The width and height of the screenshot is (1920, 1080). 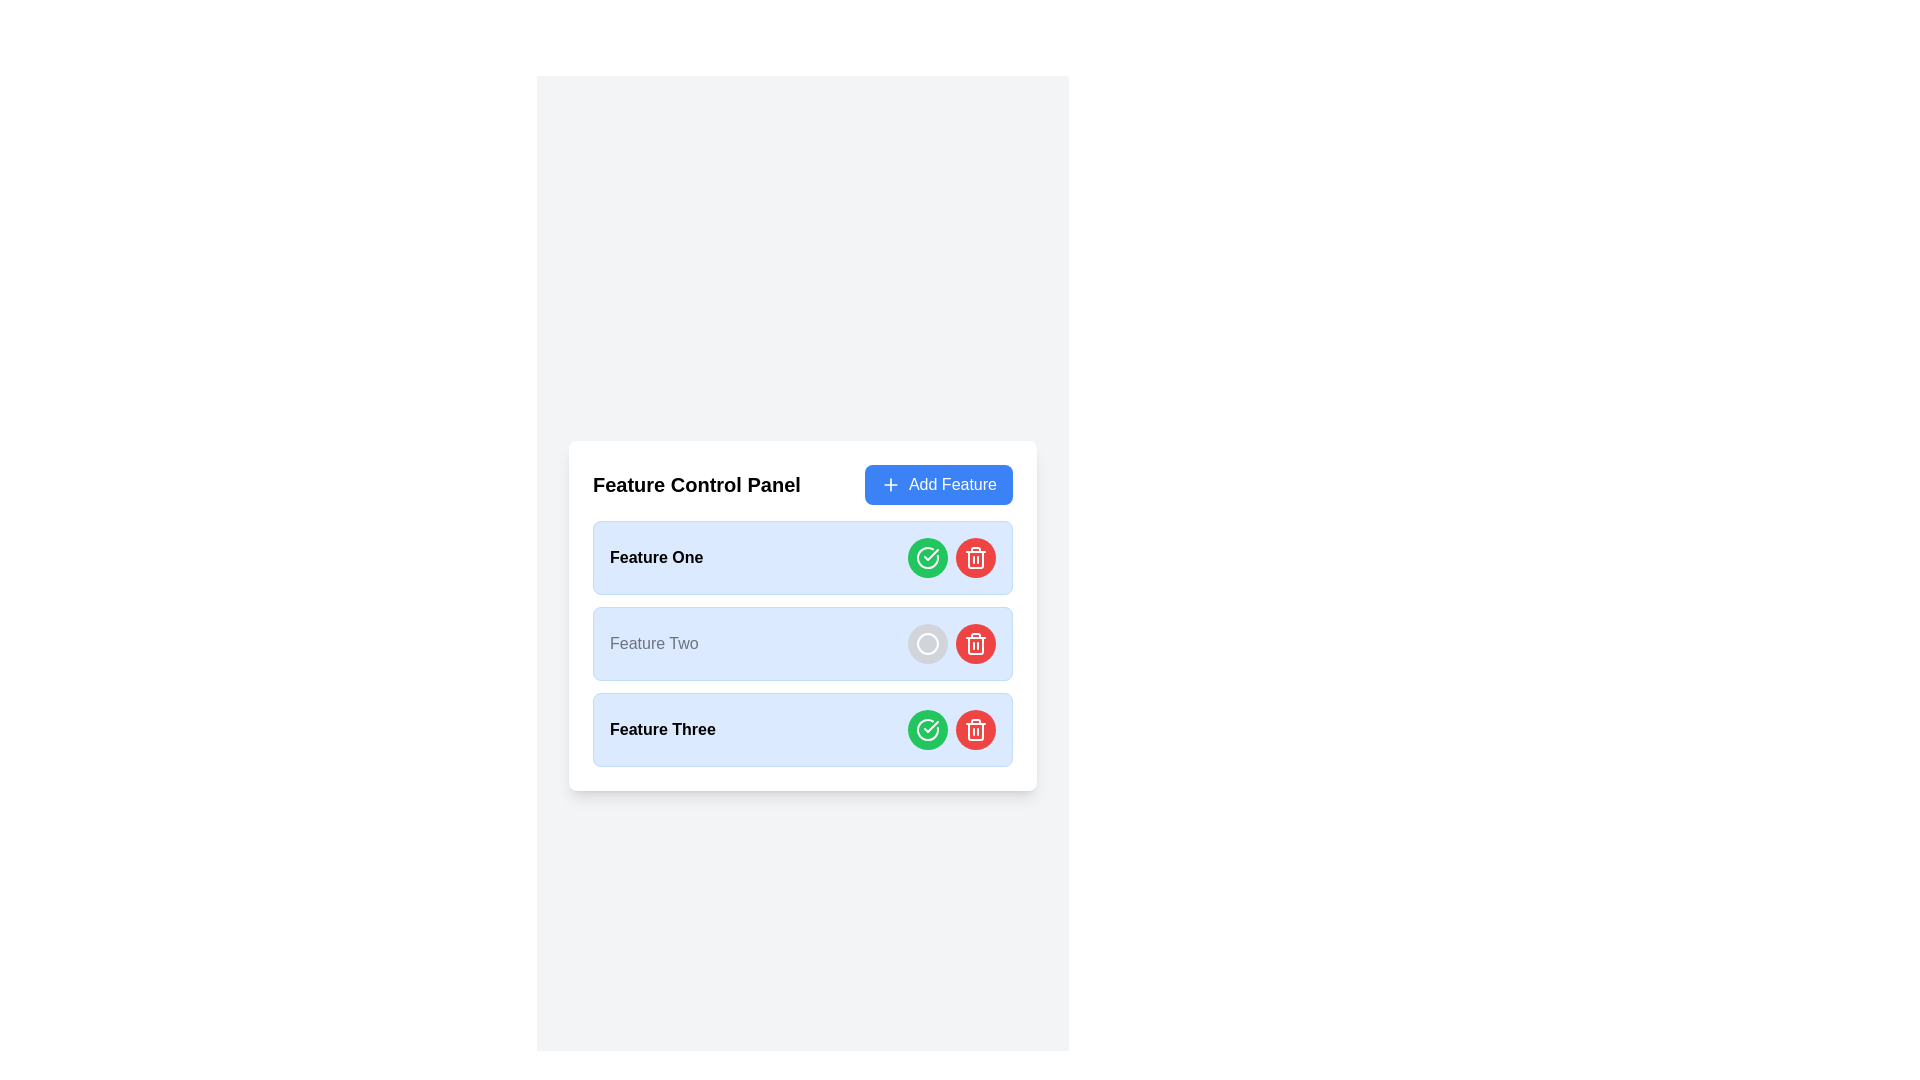 What do you see at coordinates (926, 644) in the screenshot?
I see `circular SVG graphic element located inside the button of the second feature item in the 'Feature Control Panel'` at bounding box center [926, 644].